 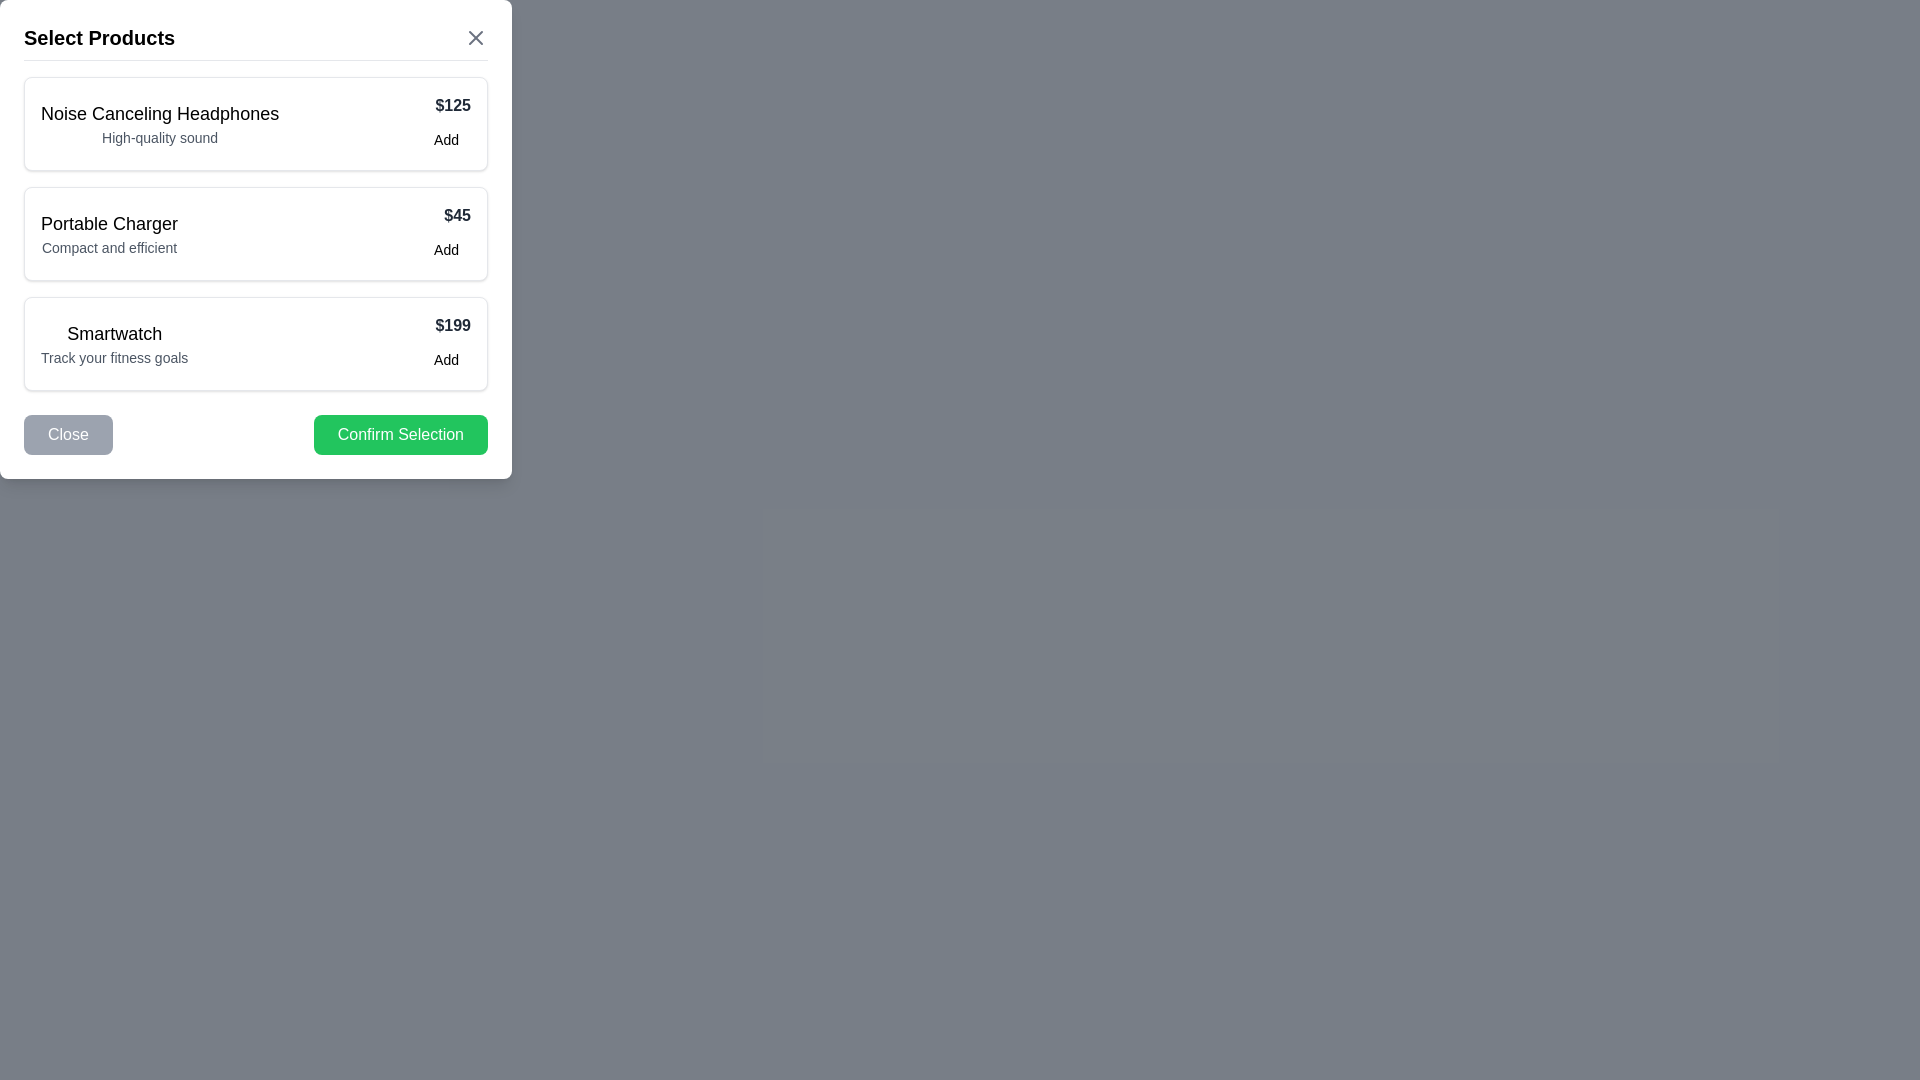 I want to click on title and description information from the text block located in the uppermost row of the product card, which is aligned to the left side adjacent to the price information and the 'Add' button, so click(x=160, y=123).